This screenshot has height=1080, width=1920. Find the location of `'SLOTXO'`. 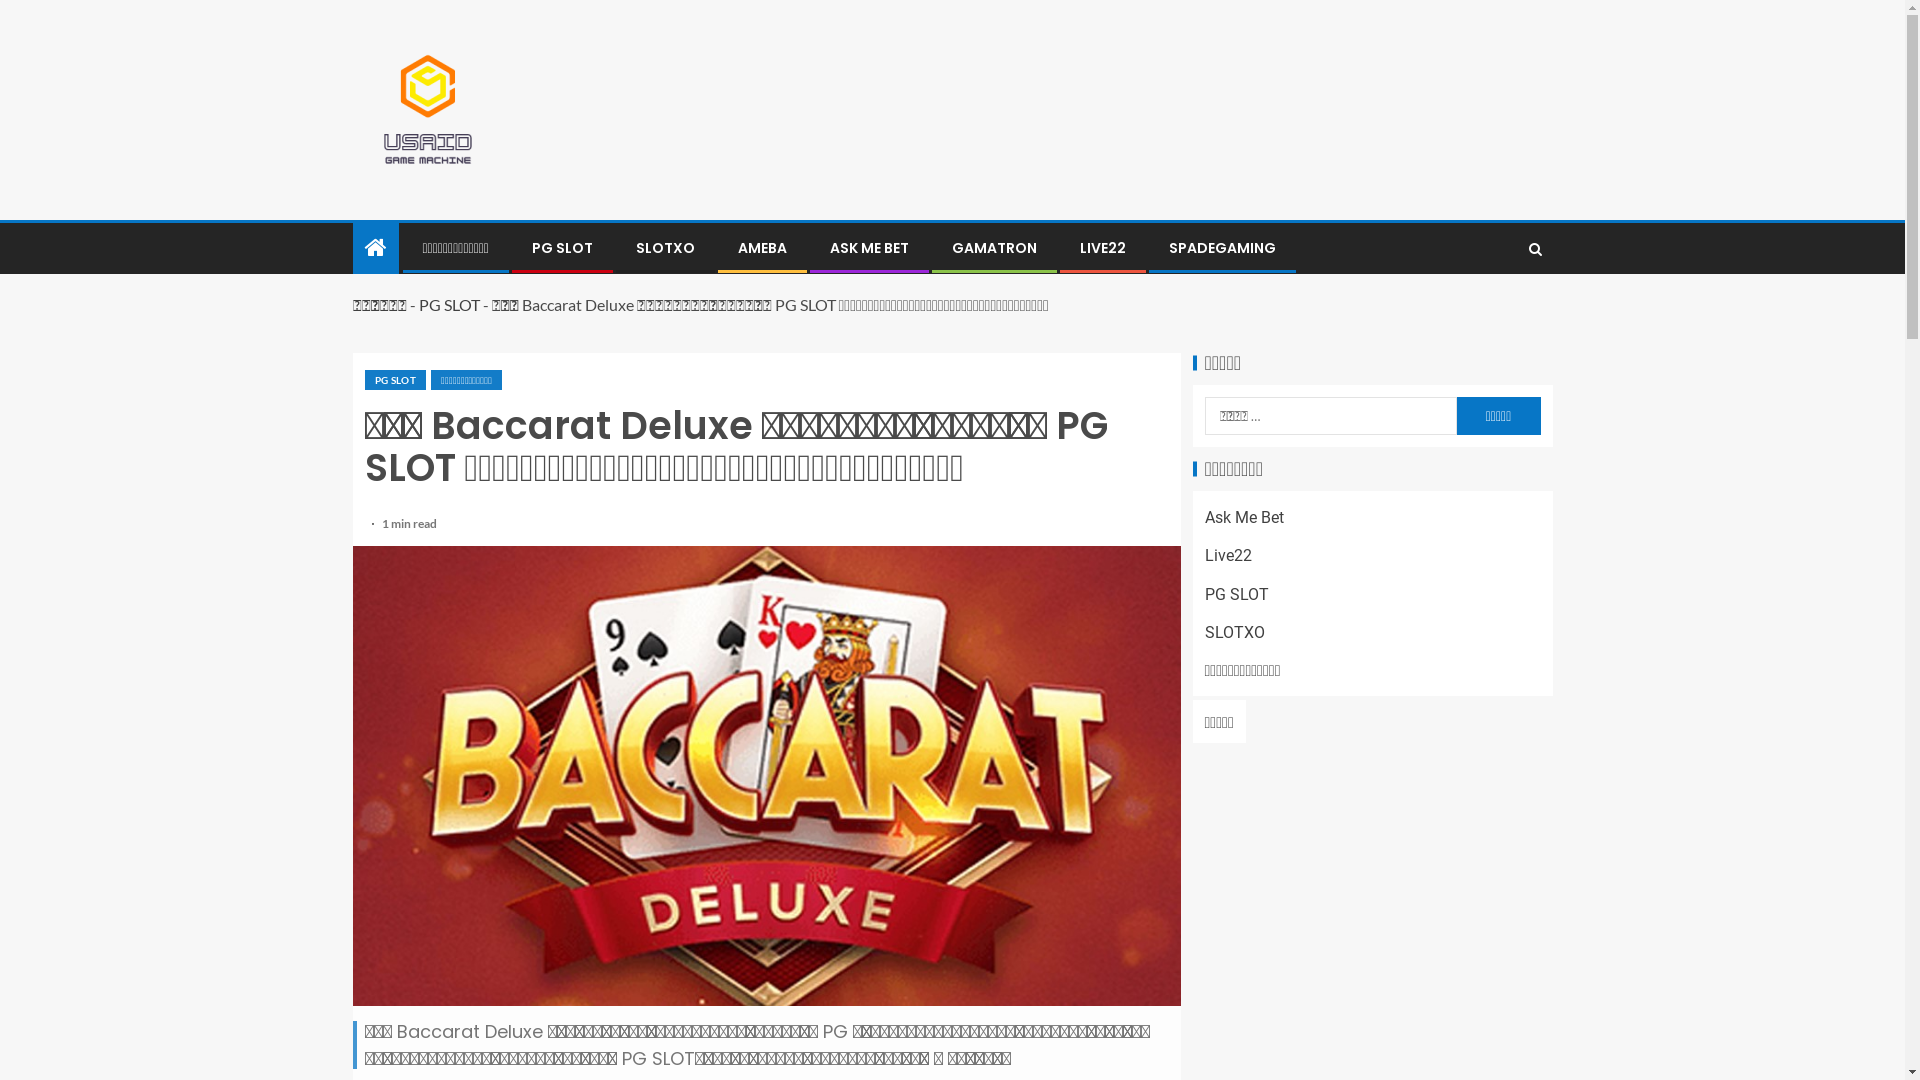

'SLOTXO' is located at coordinates (1203, 632).